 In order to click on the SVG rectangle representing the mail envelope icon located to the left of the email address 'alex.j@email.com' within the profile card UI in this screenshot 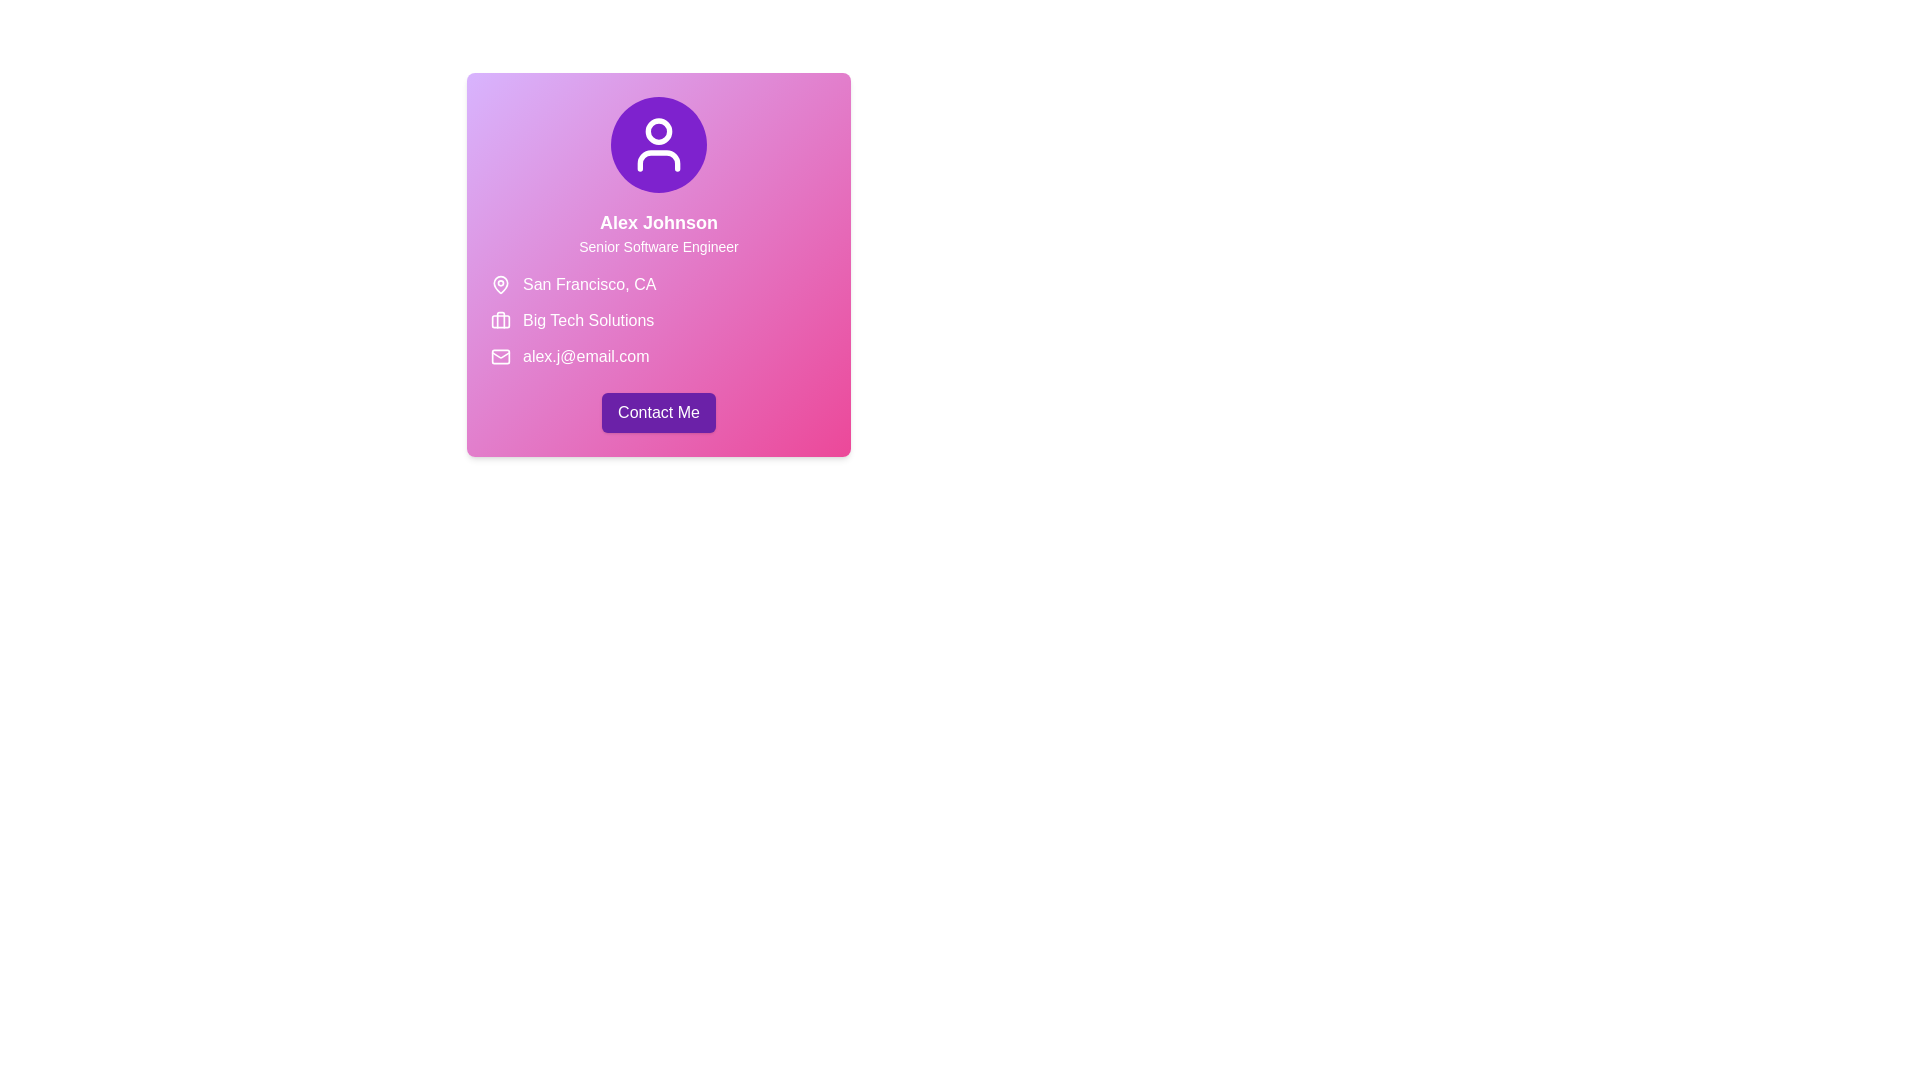, I will do `click(500, 356)`.